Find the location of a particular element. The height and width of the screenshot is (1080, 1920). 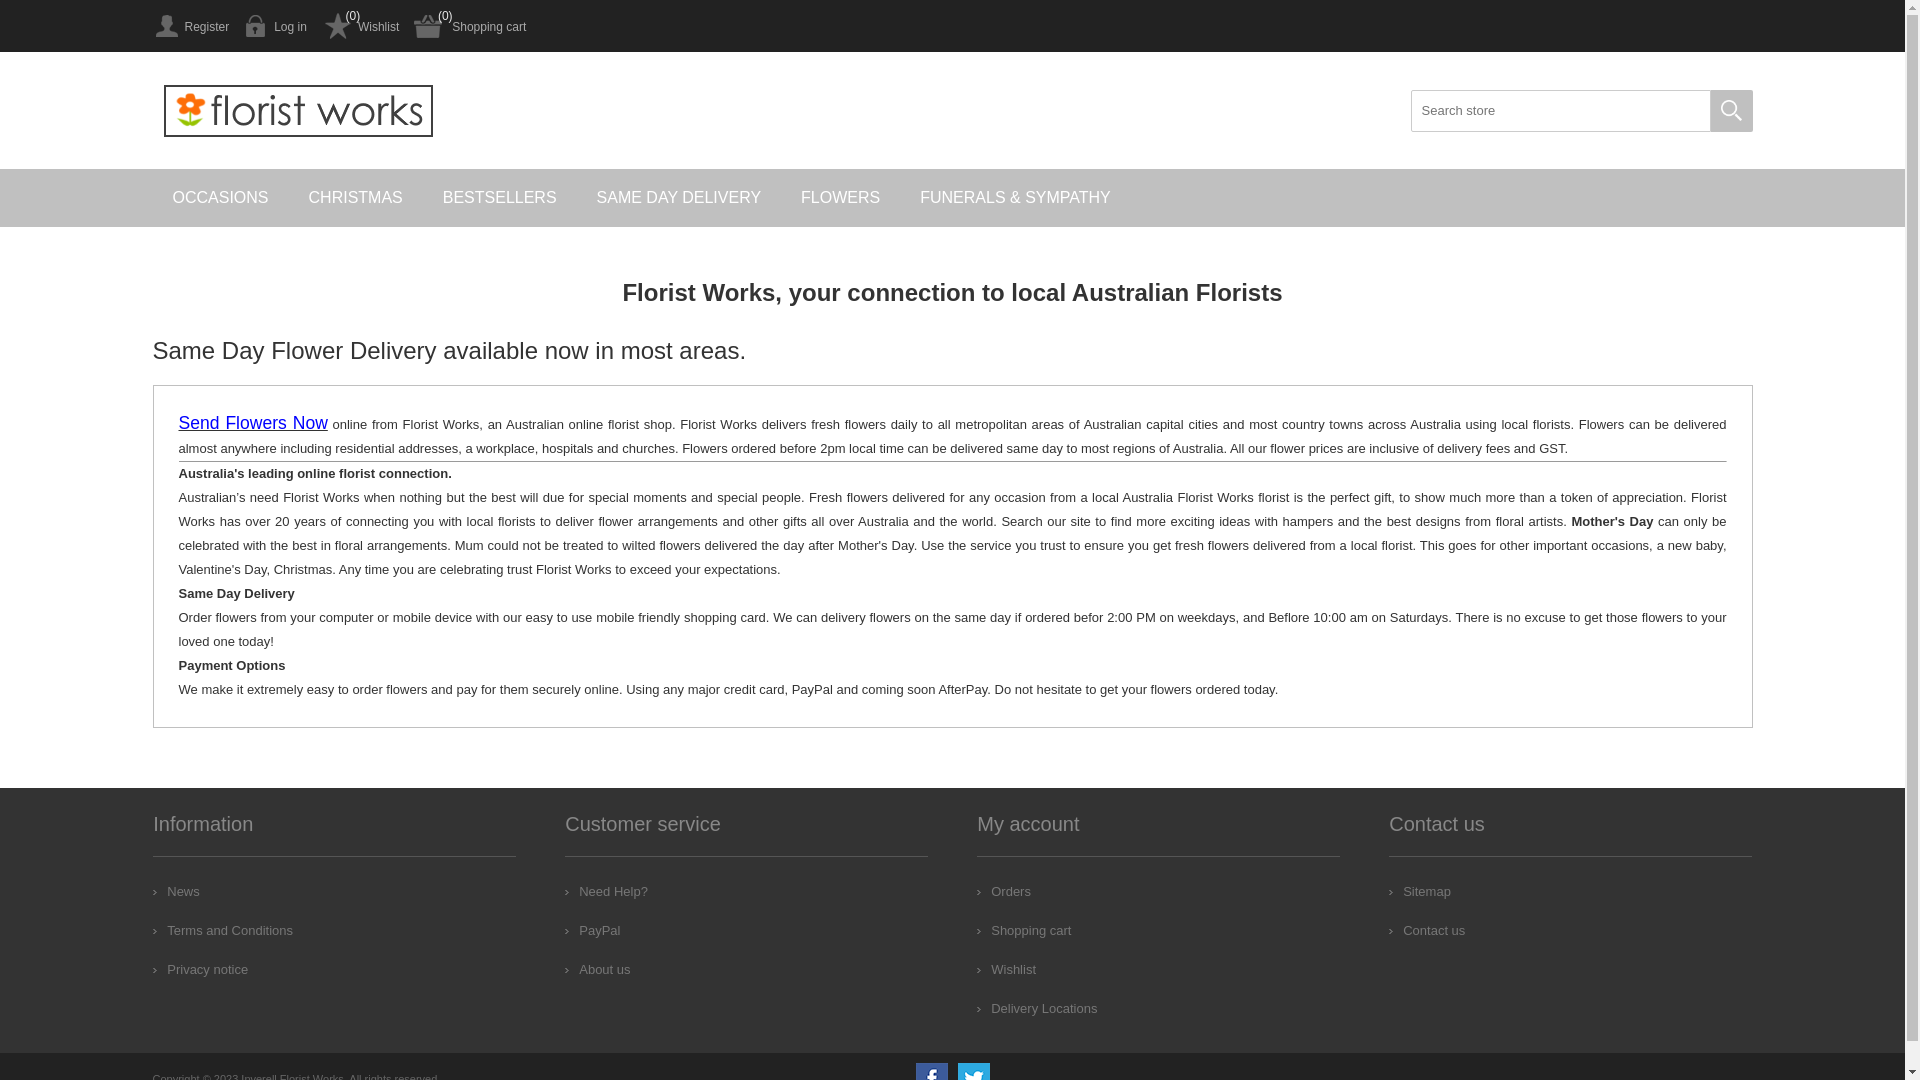

'Need Help?' is located at coordinates (605, 890).